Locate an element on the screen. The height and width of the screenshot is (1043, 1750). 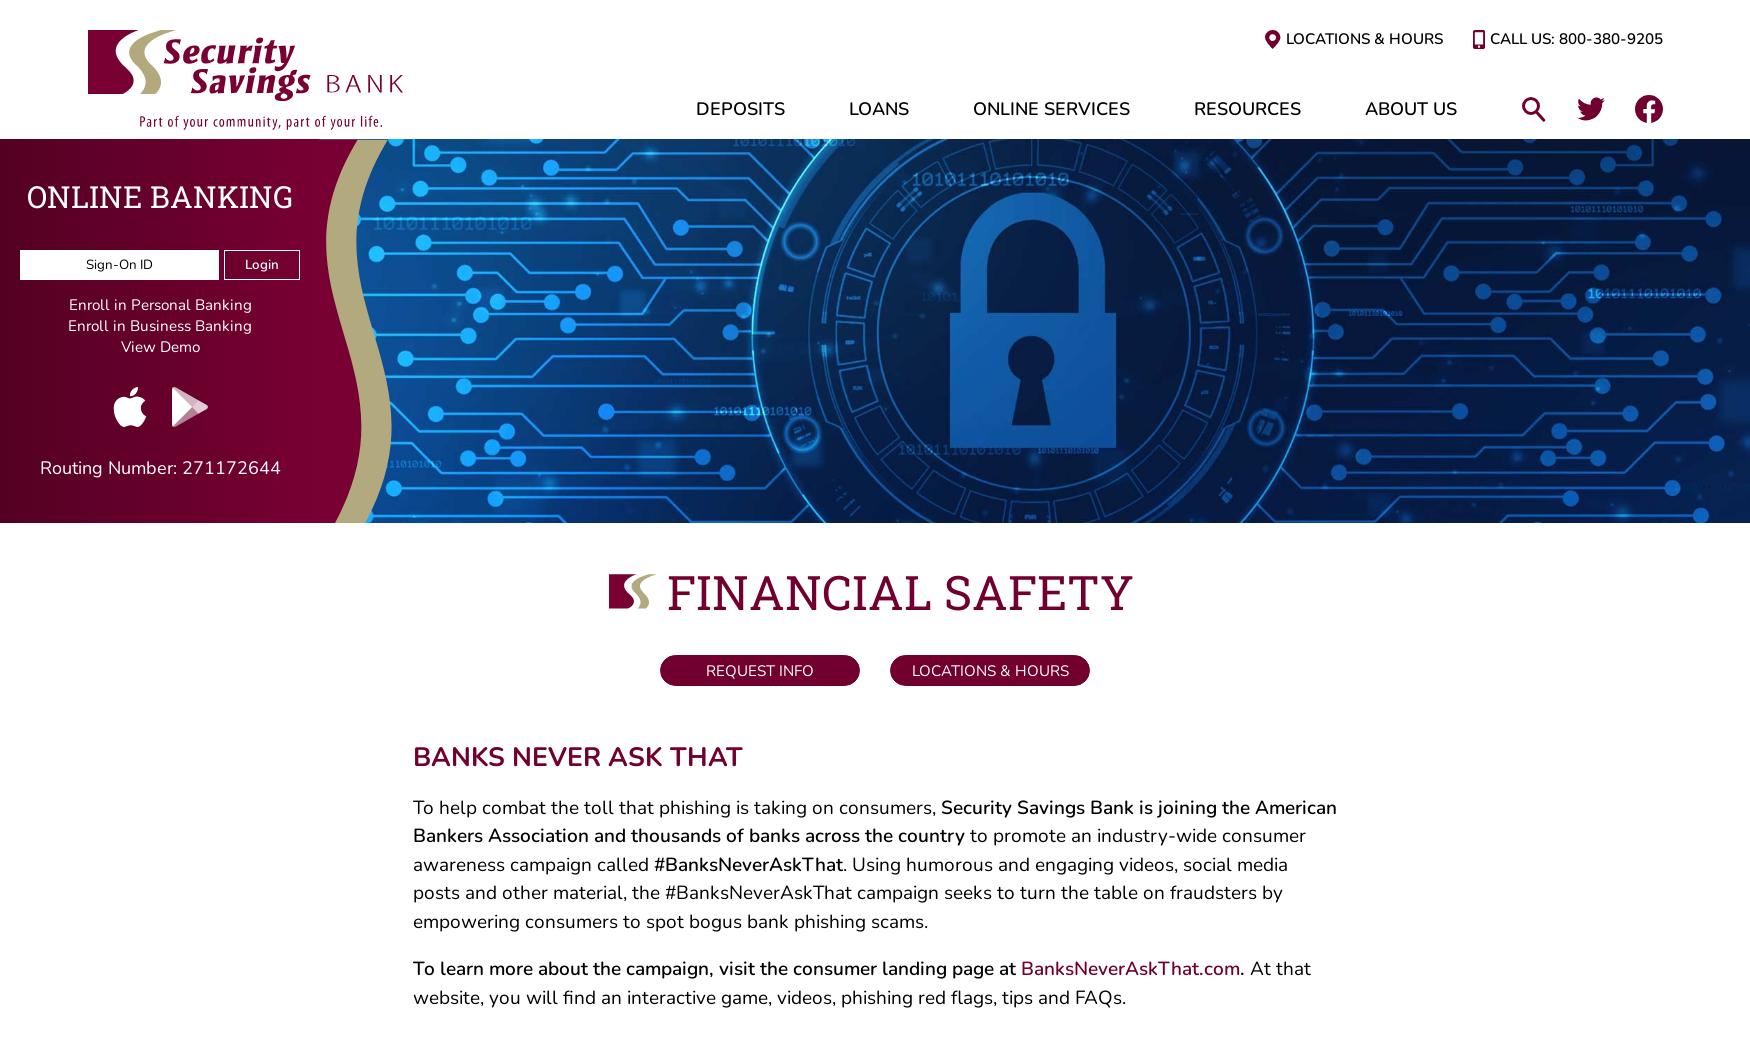
'Banks Never Ask That' is located at coordinates (576, 764).